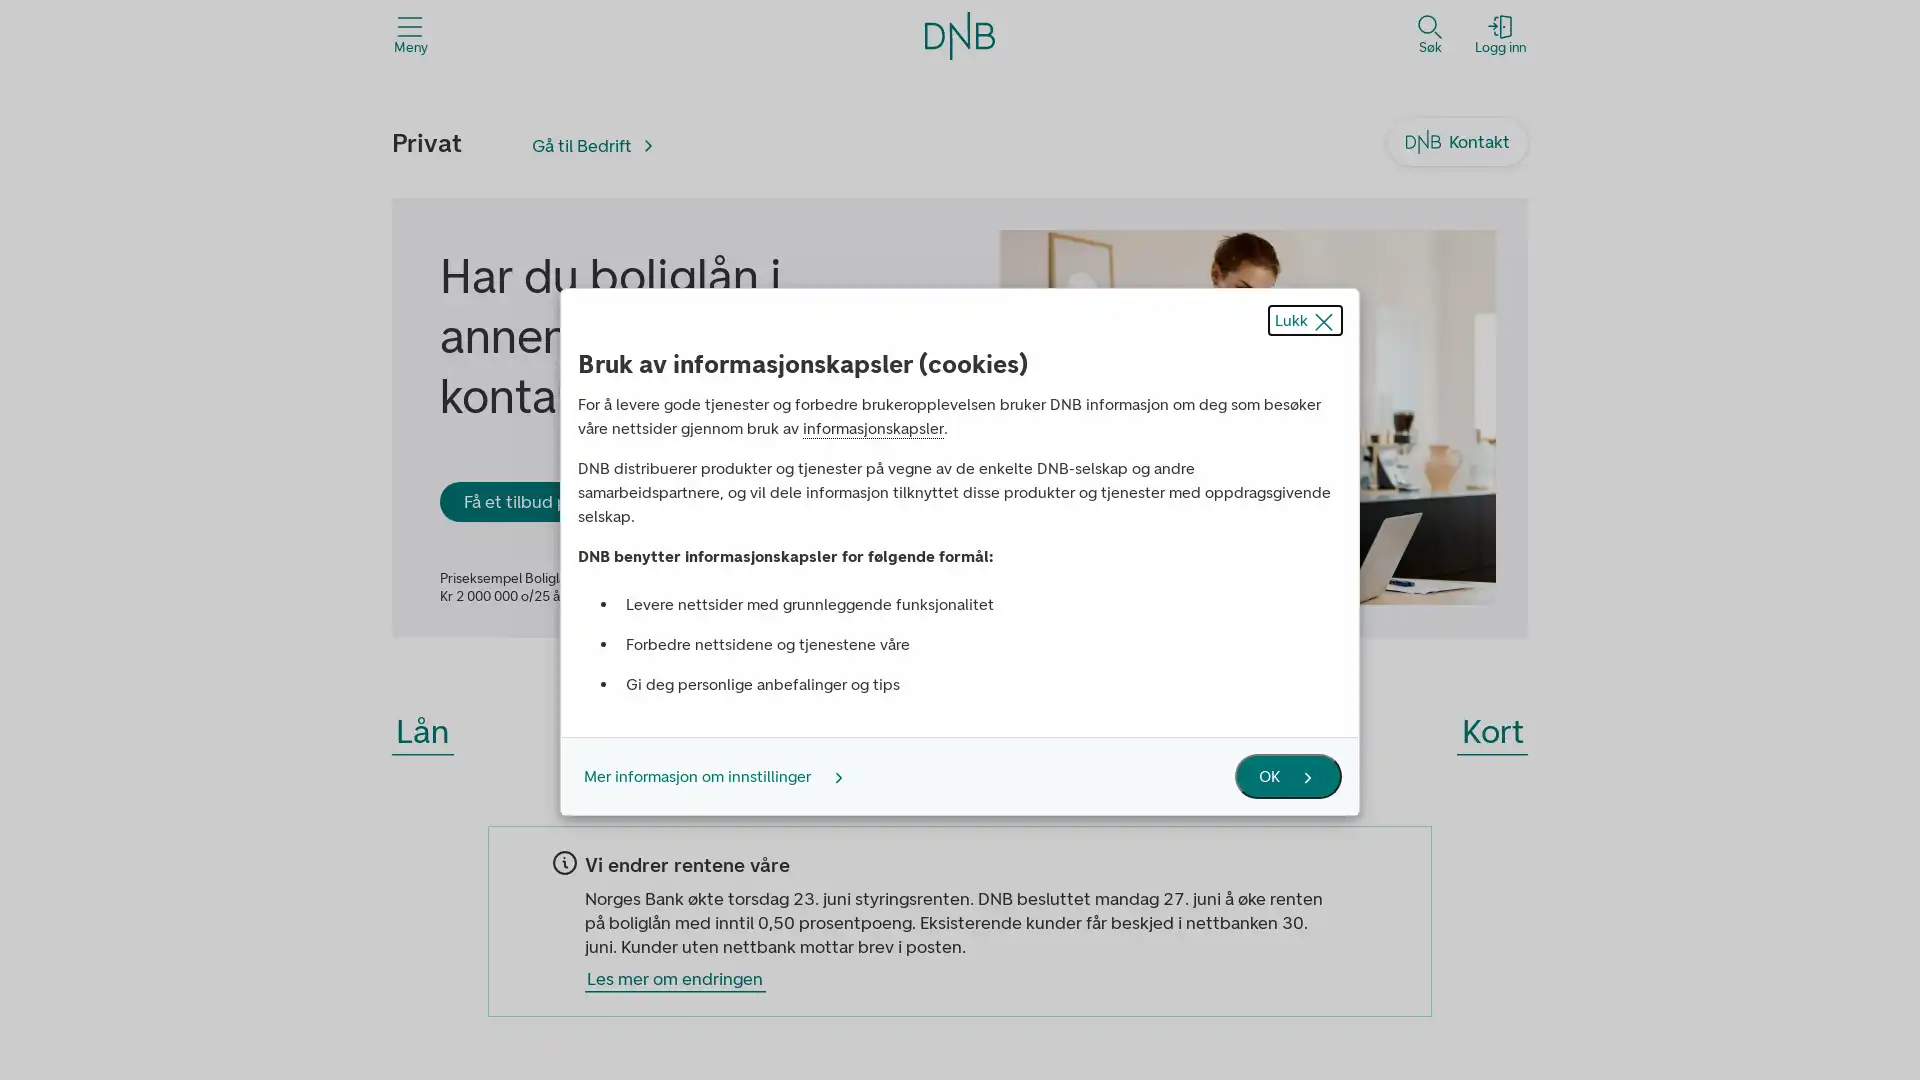  What do you see at coordinates (409, 34) in the screenshot?
I see `Meny` at bounding box center [409, 34].